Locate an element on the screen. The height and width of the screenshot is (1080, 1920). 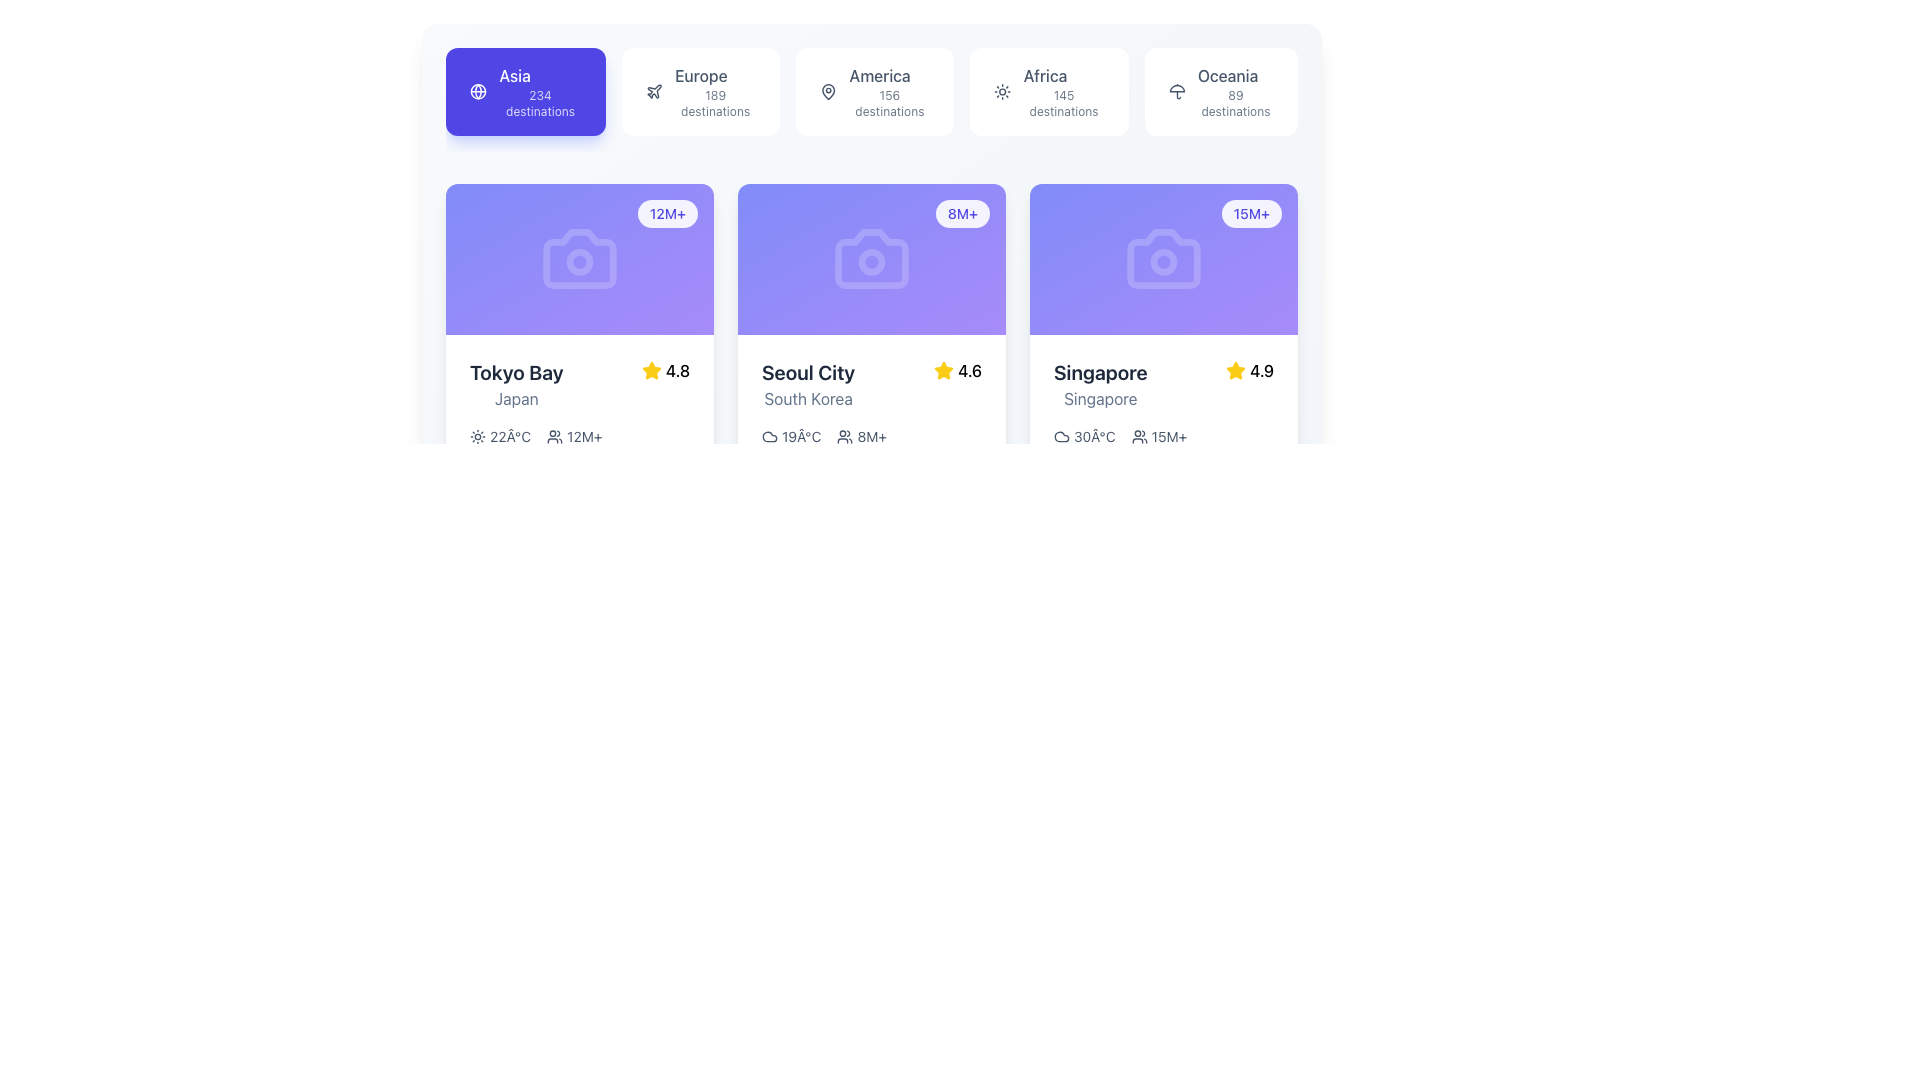
the Text Label displaying 'Singapore', located within the information card at the bottom part, beneath the city name is located at coordinates (1099, 398).